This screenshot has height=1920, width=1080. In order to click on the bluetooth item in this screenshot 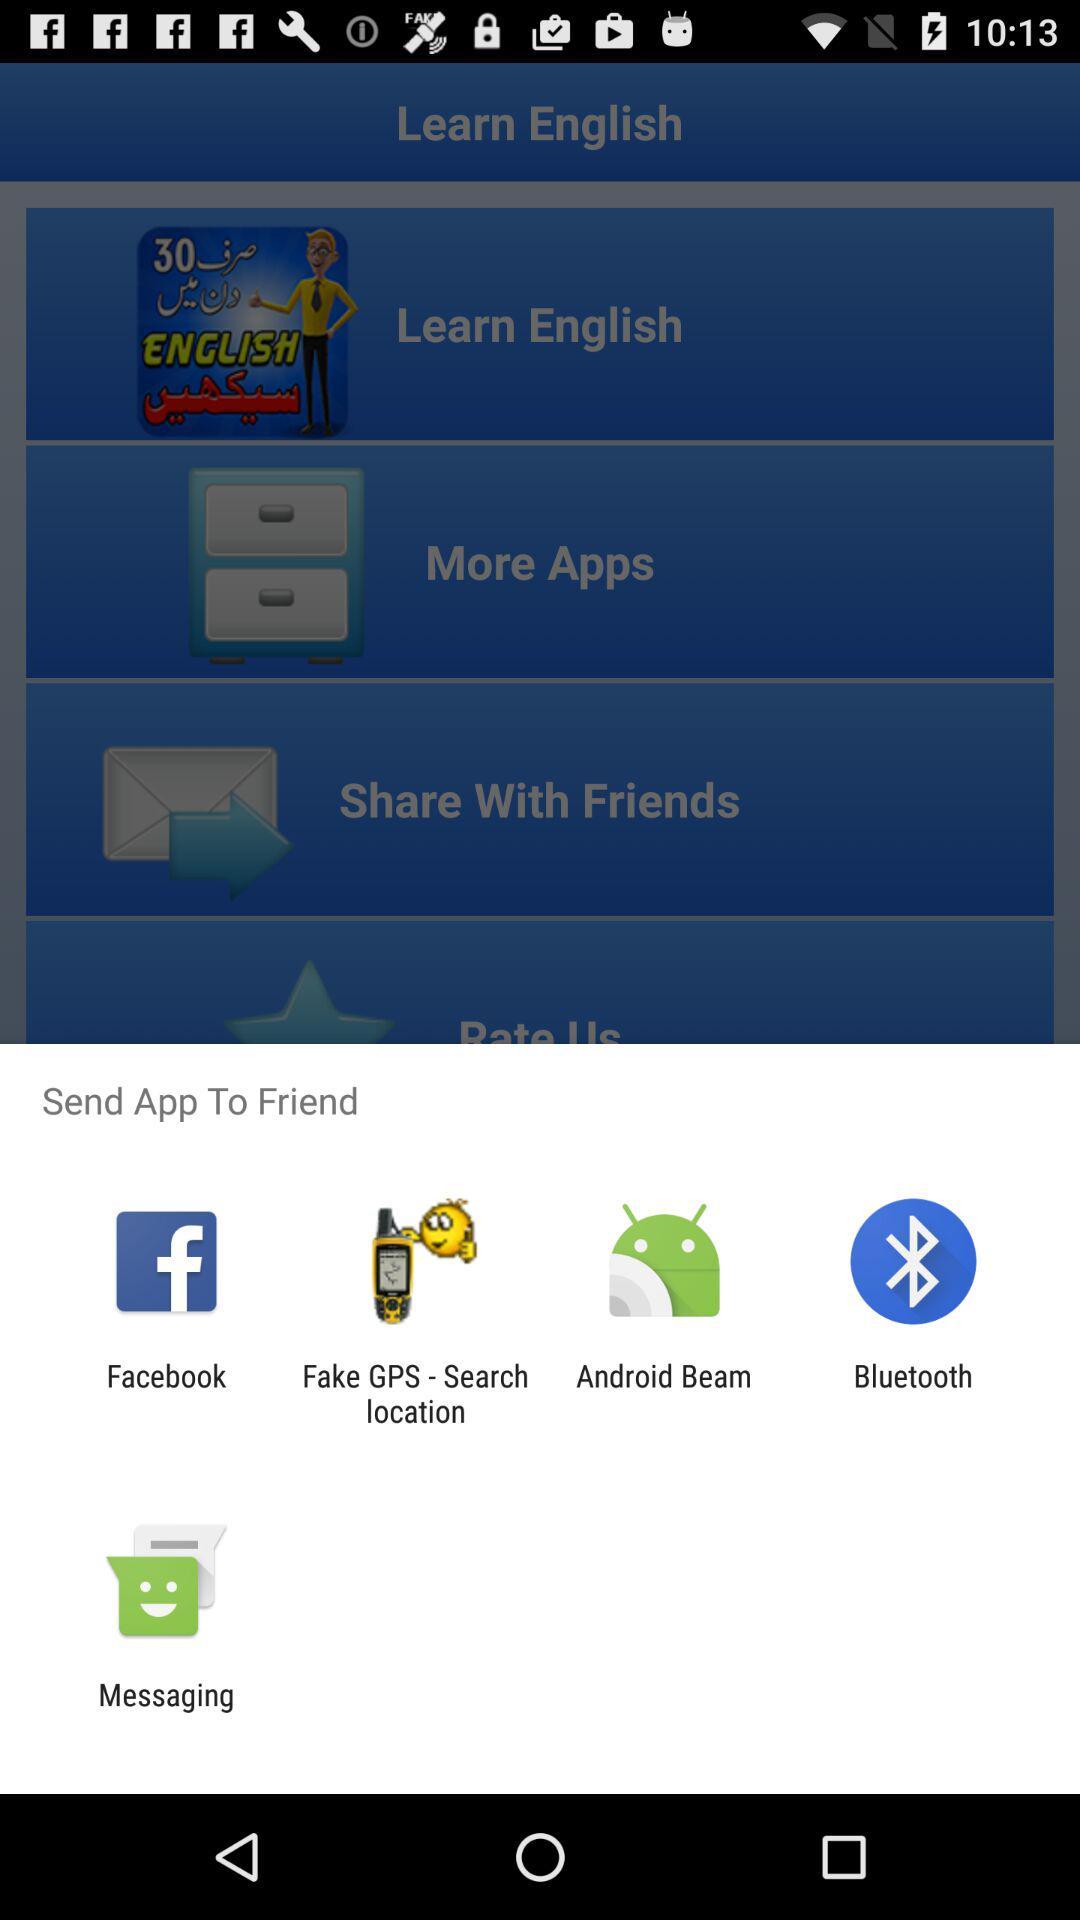, I will do `click(913, 1392)`.